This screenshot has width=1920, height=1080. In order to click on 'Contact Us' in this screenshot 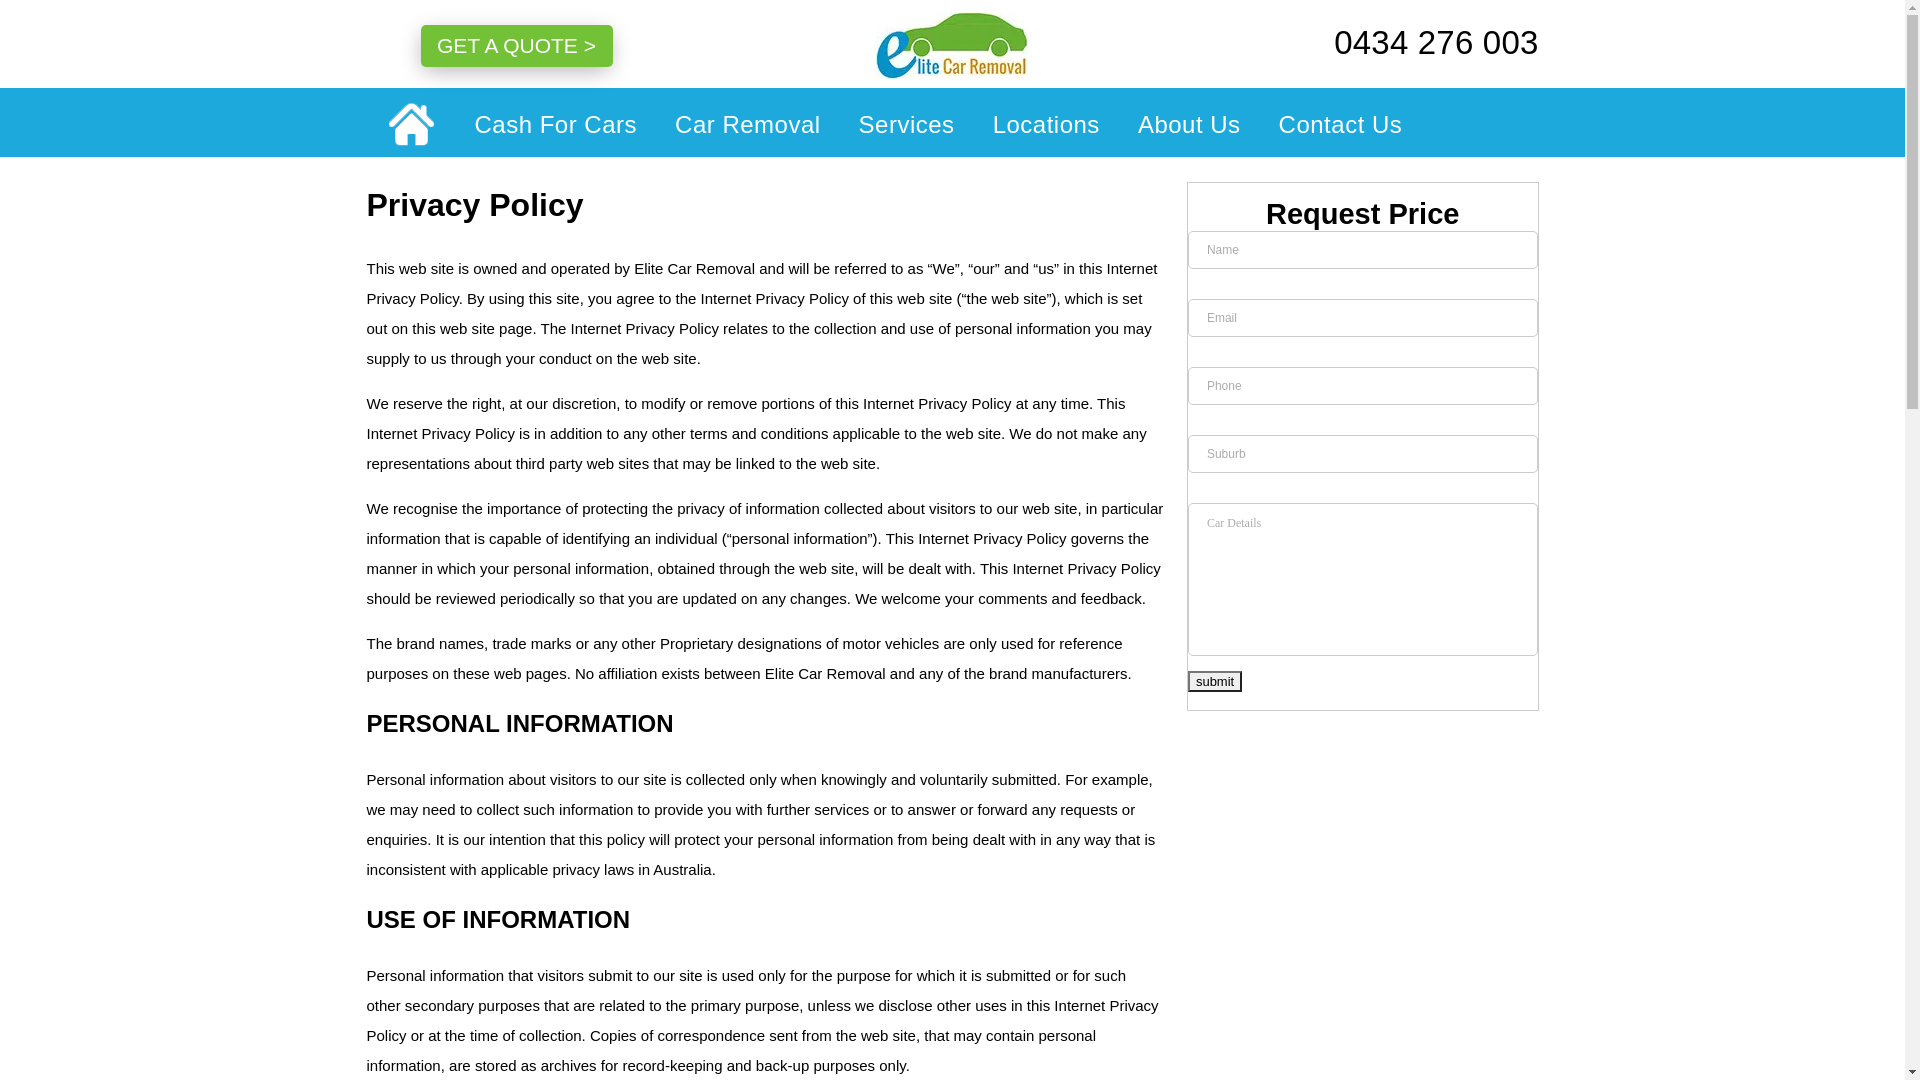, I will do `click(1331, 122)`.